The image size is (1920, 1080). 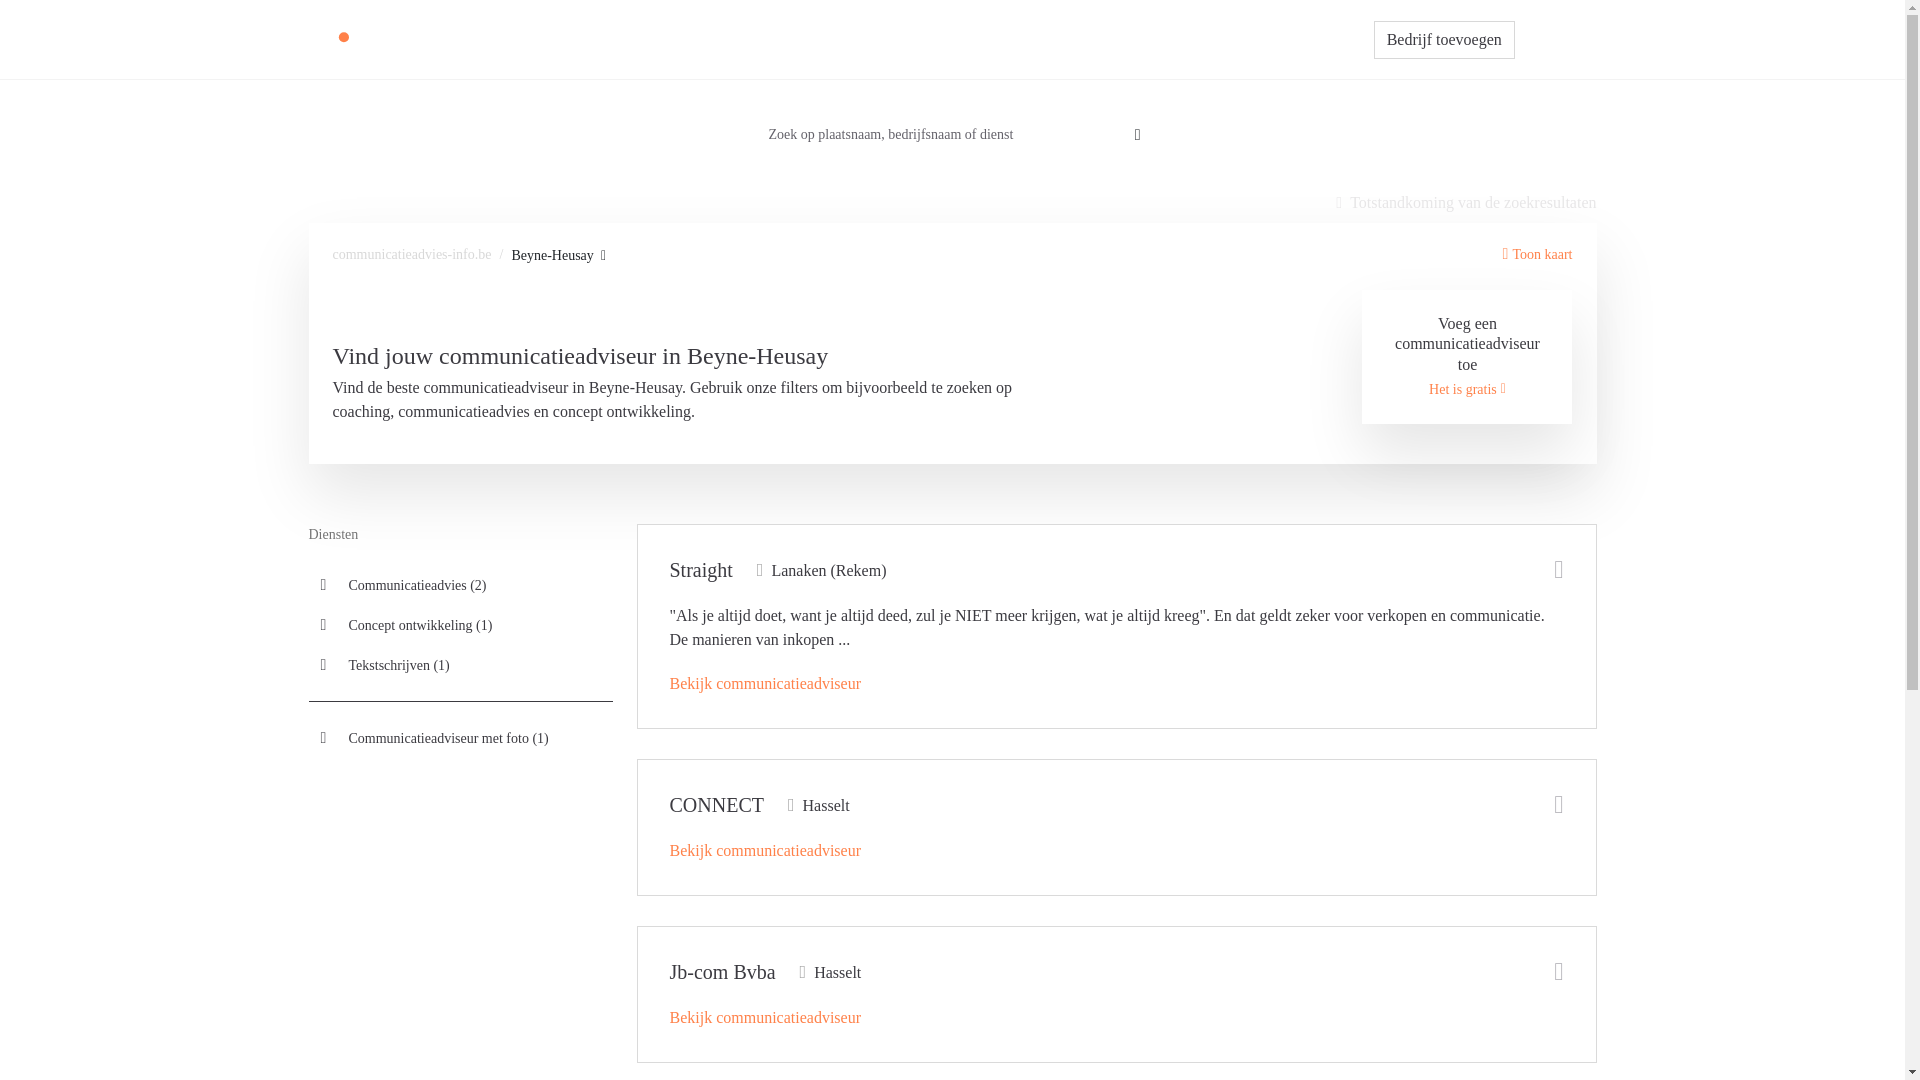 I want to click on 'communicatieadvies-info.be', so click(x=410, y=253).